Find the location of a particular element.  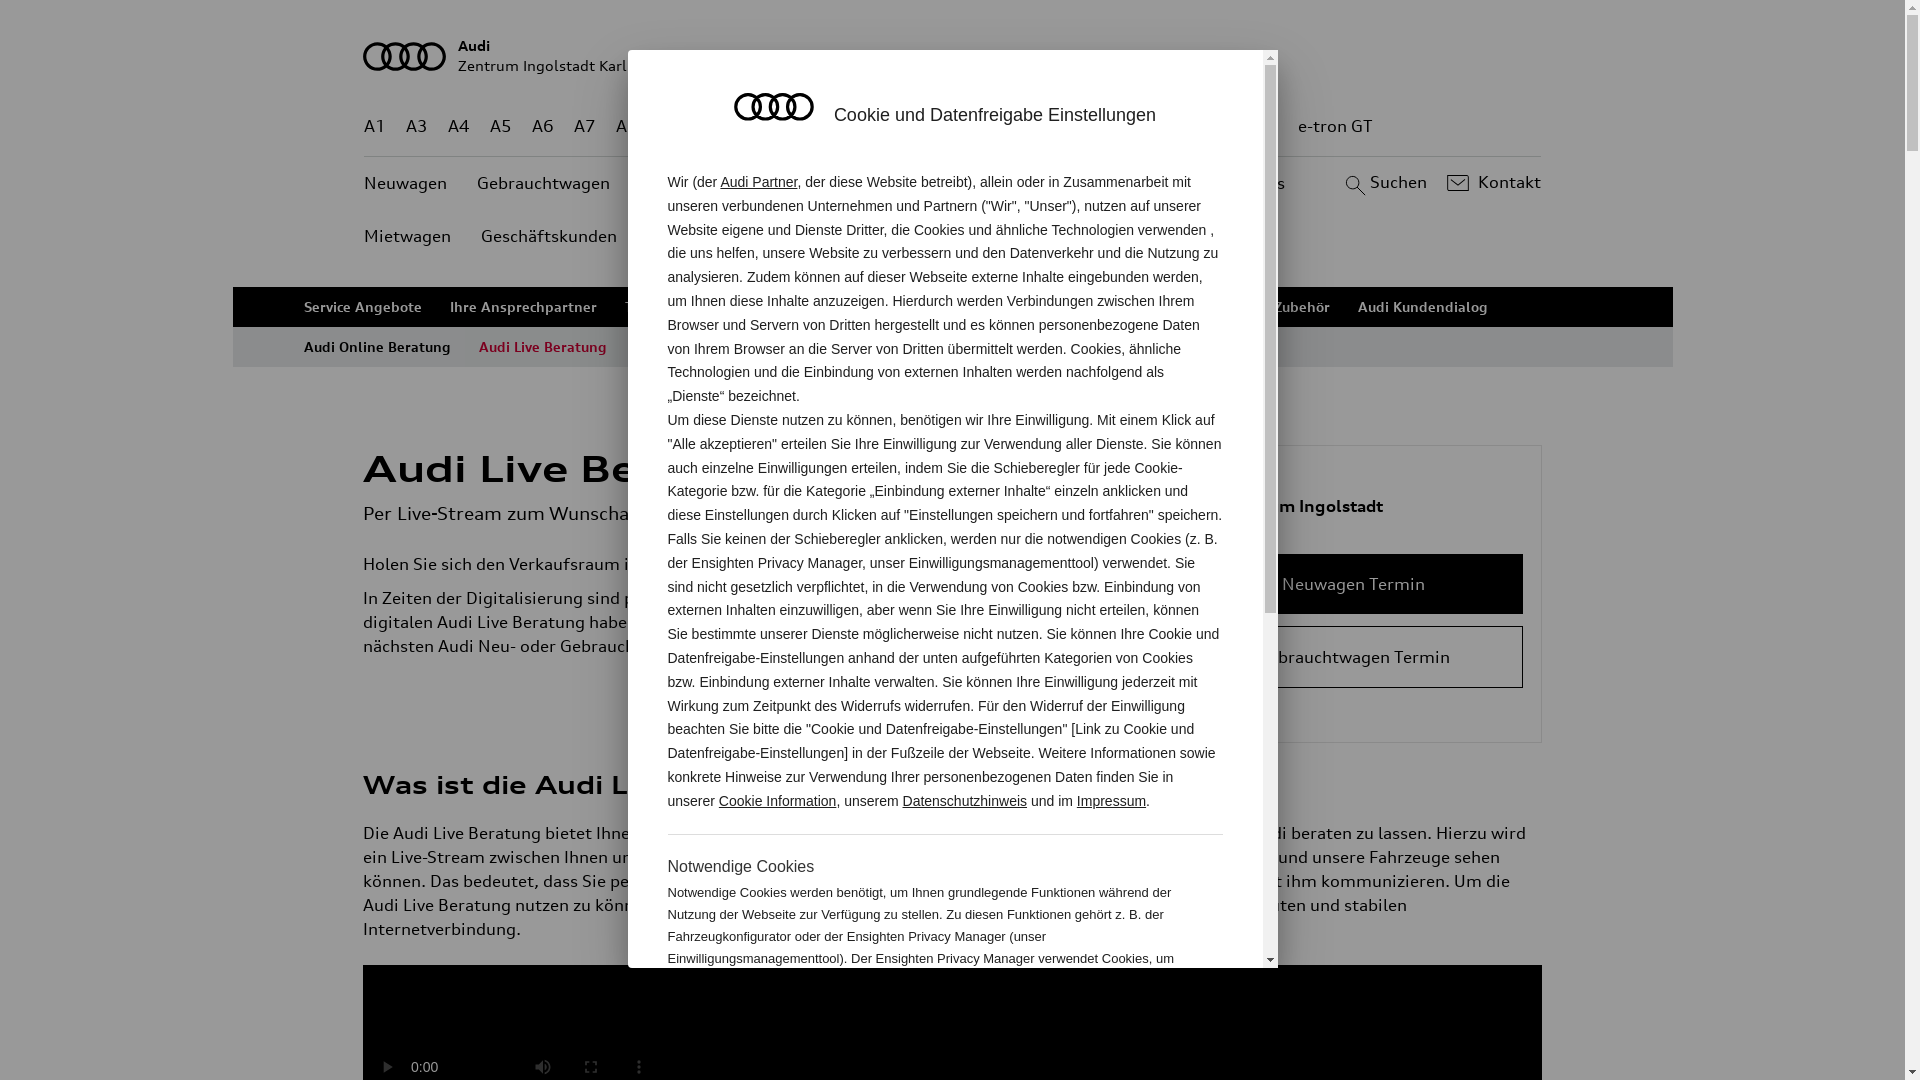

'Impressum' is located at coordinates (1110, 800).